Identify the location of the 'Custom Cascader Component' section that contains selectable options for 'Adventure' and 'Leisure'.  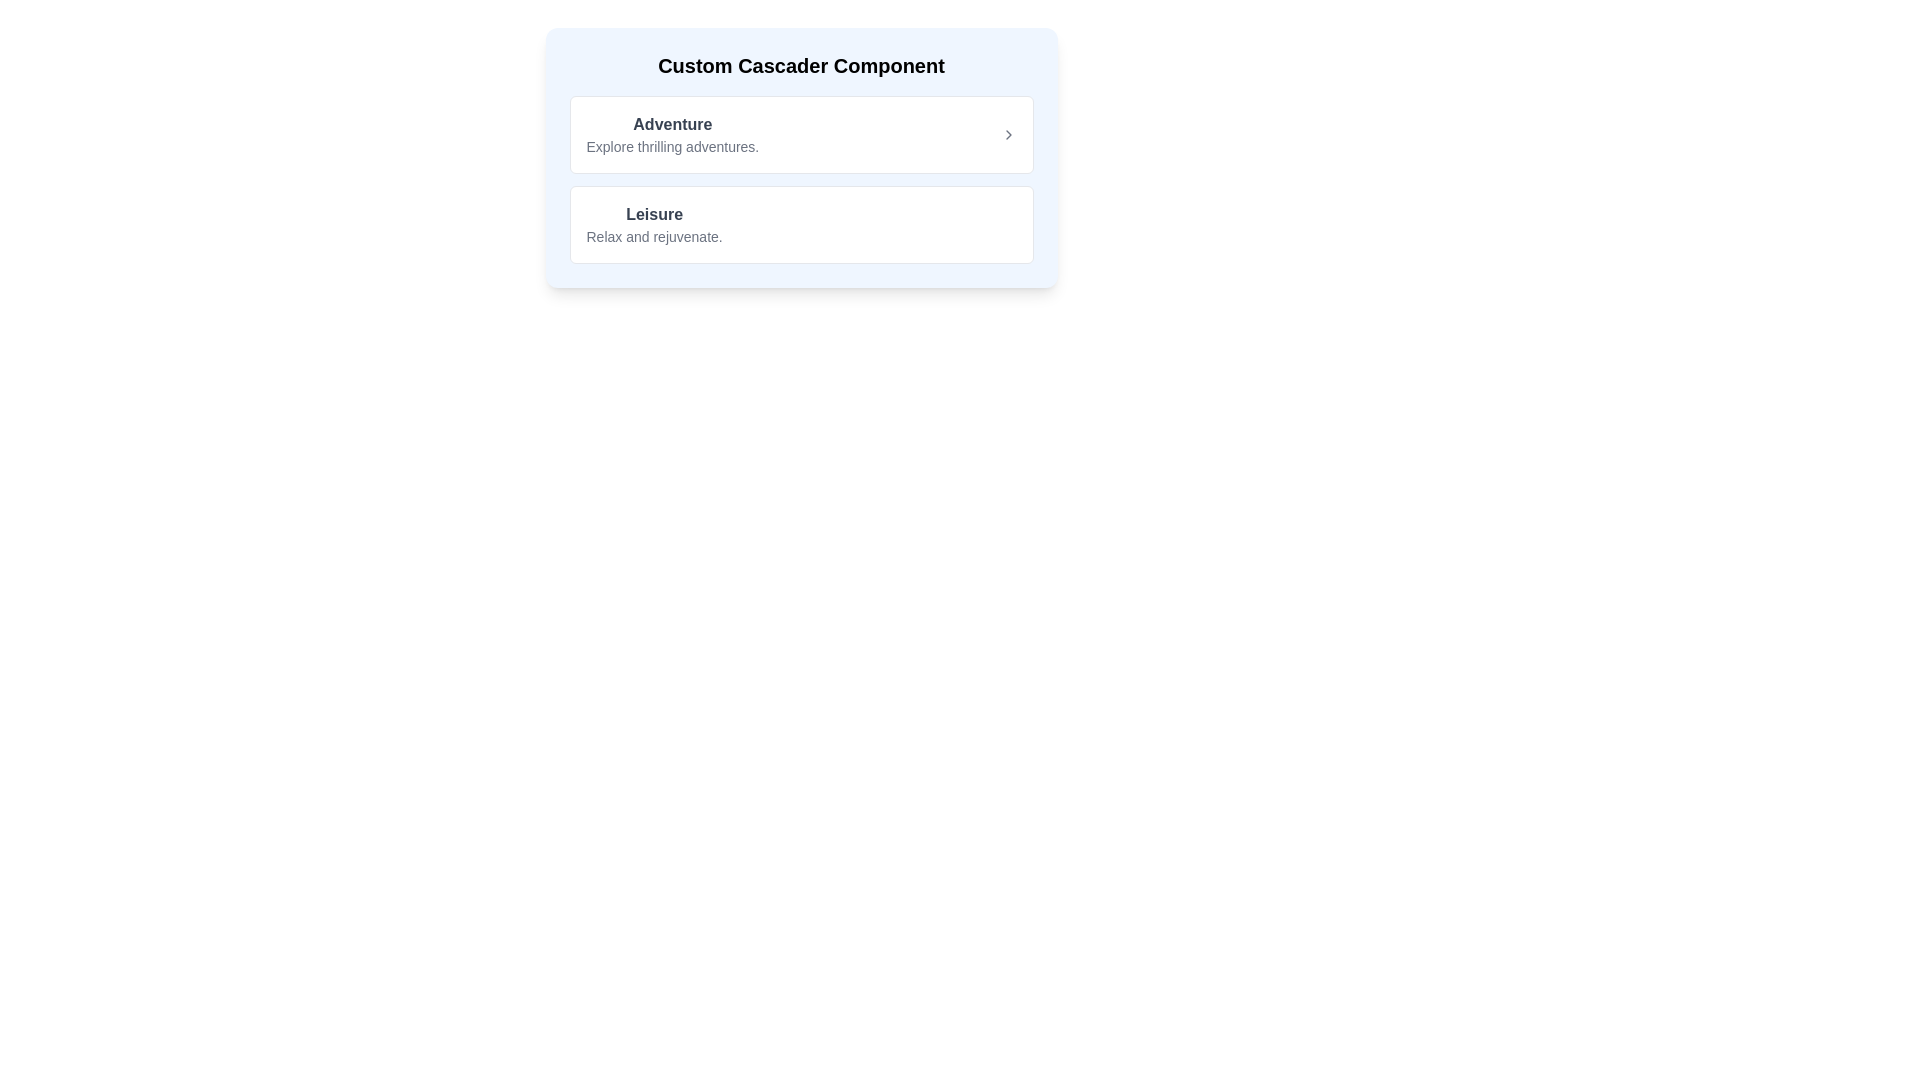
(801, 157).